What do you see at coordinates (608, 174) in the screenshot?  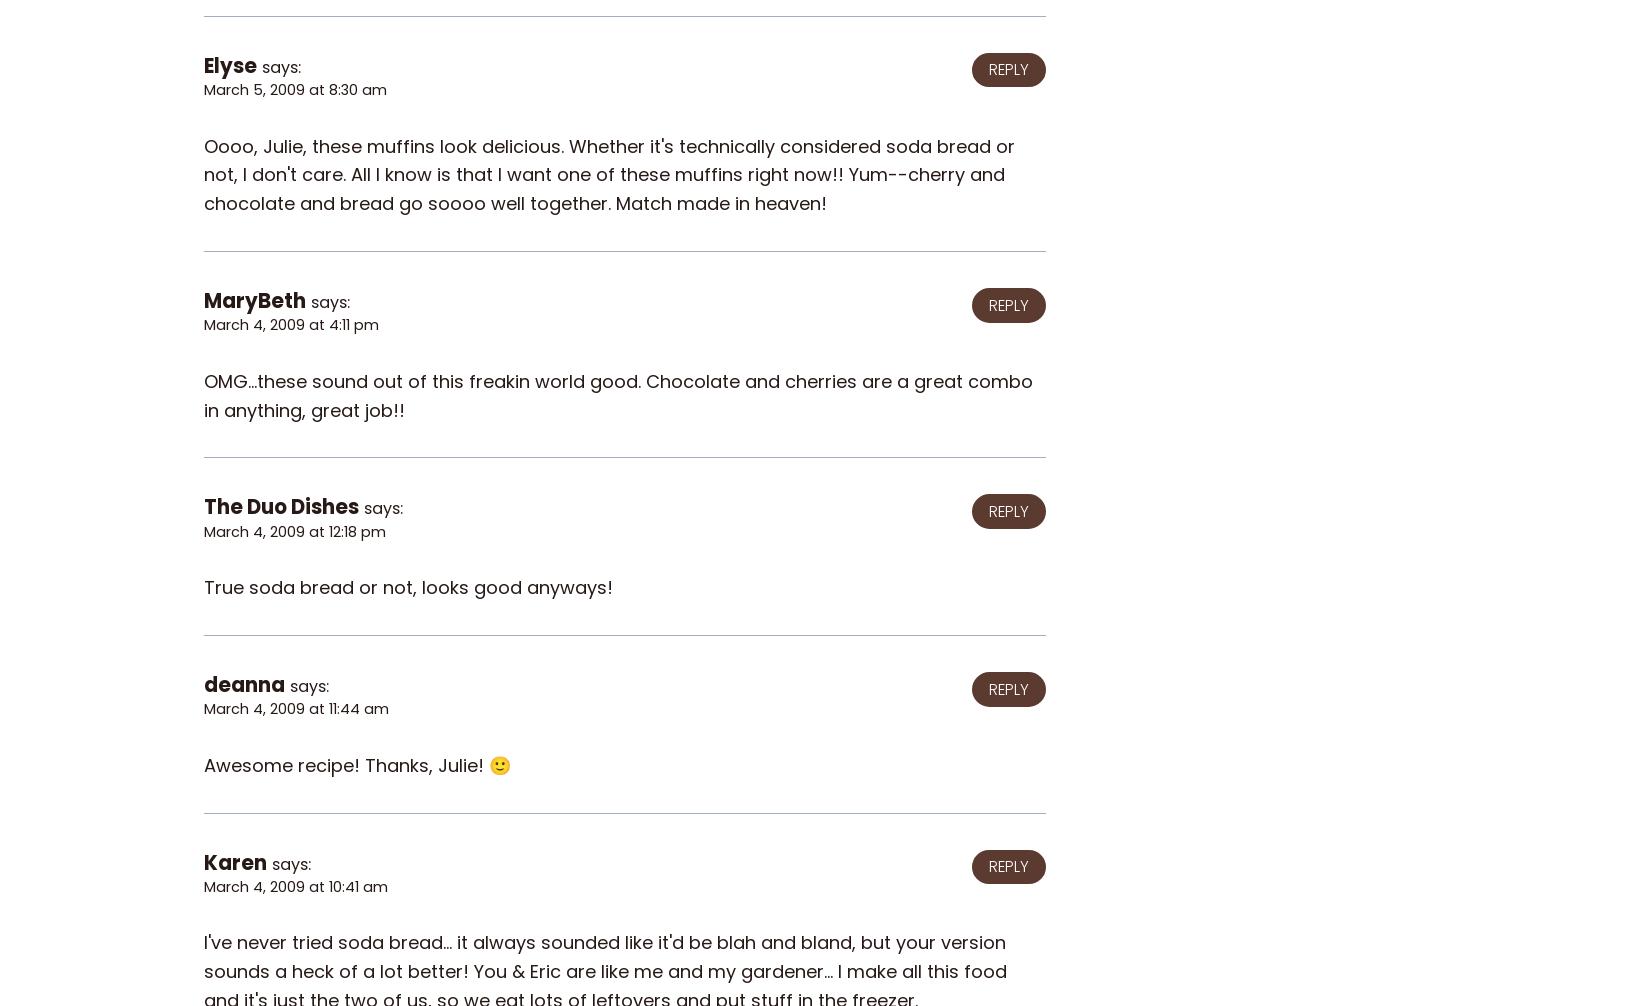 I see `'Oooo, Julie, these muffins look delicious.  Whether it's technically considered soda bread or not, I don't care.  All I know is that I want one of these muffins right now!!  Yum--cherry and chocolate and bread go soooo well together.  Match made in heaven!'` at bounding box center [608, 174].